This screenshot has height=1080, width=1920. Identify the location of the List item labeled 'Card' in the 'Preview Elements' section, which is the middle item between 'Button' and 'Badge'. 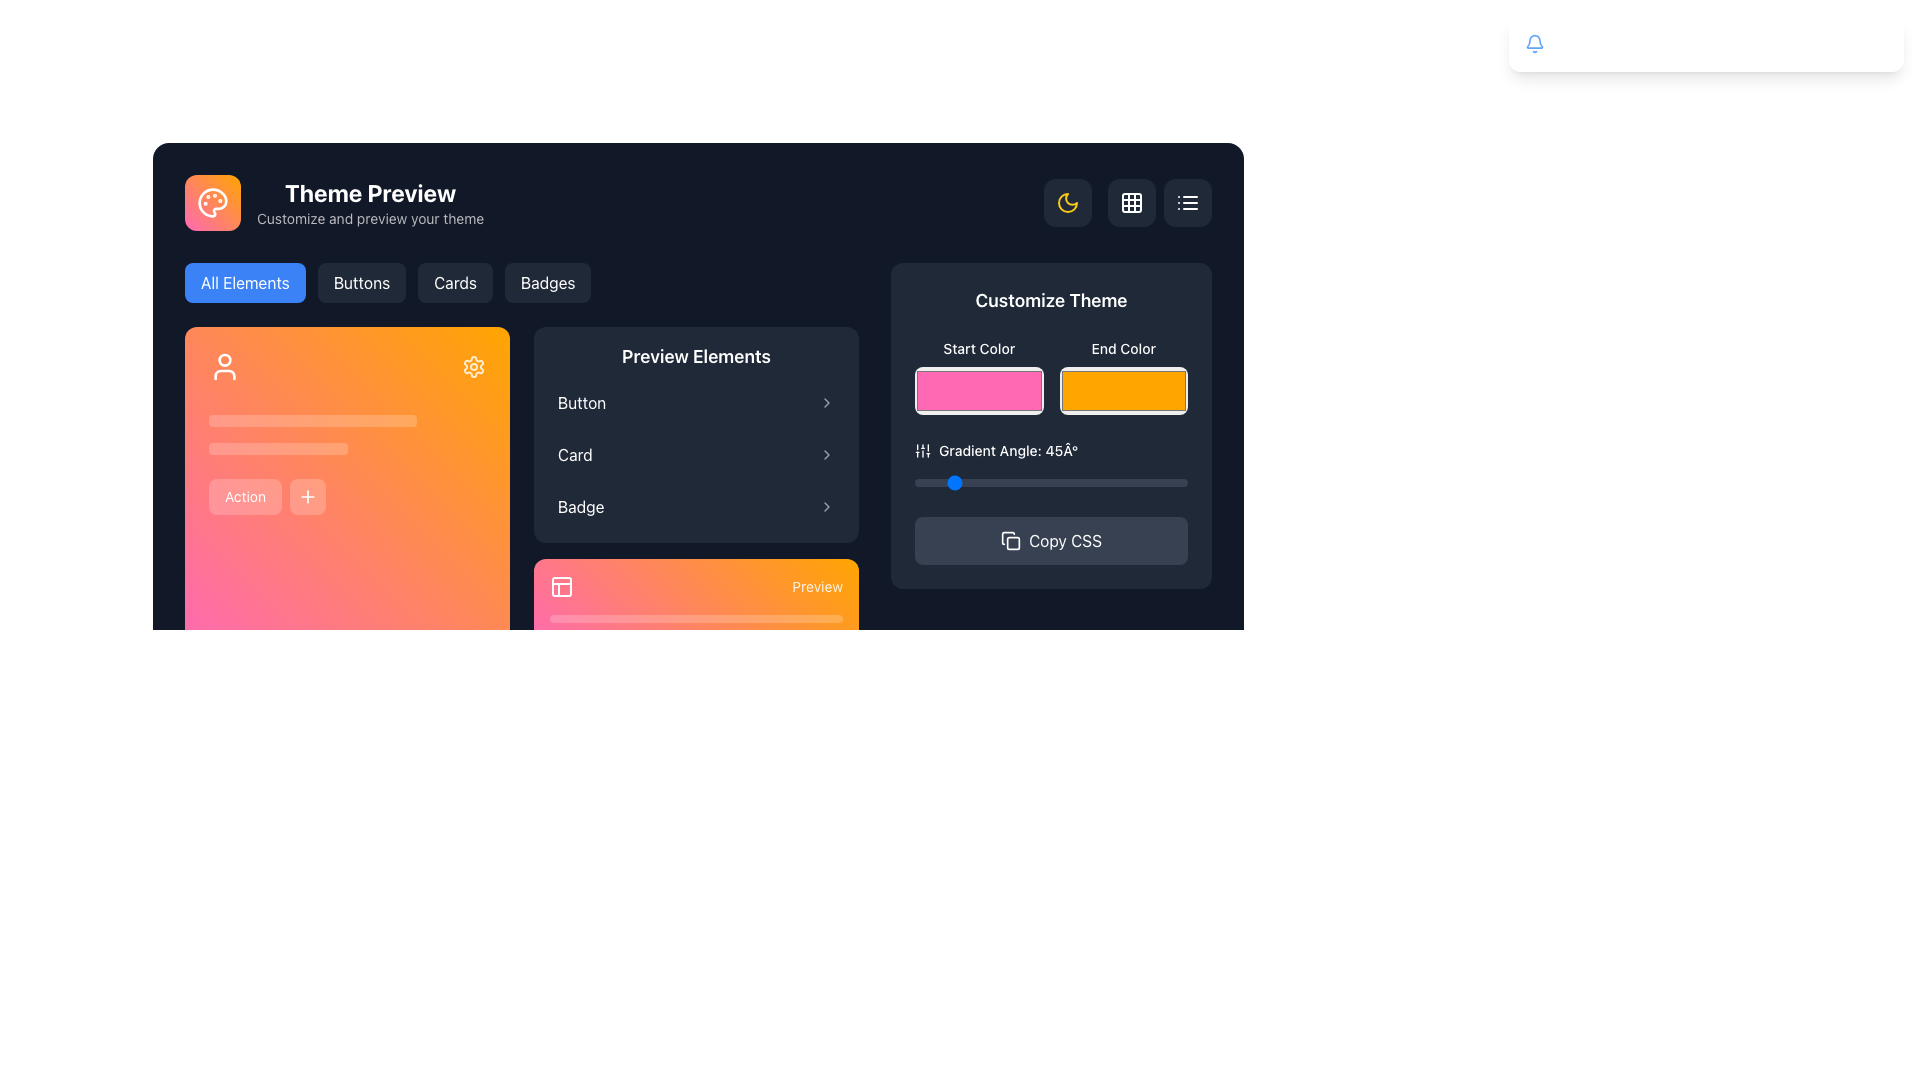
(696, 455).